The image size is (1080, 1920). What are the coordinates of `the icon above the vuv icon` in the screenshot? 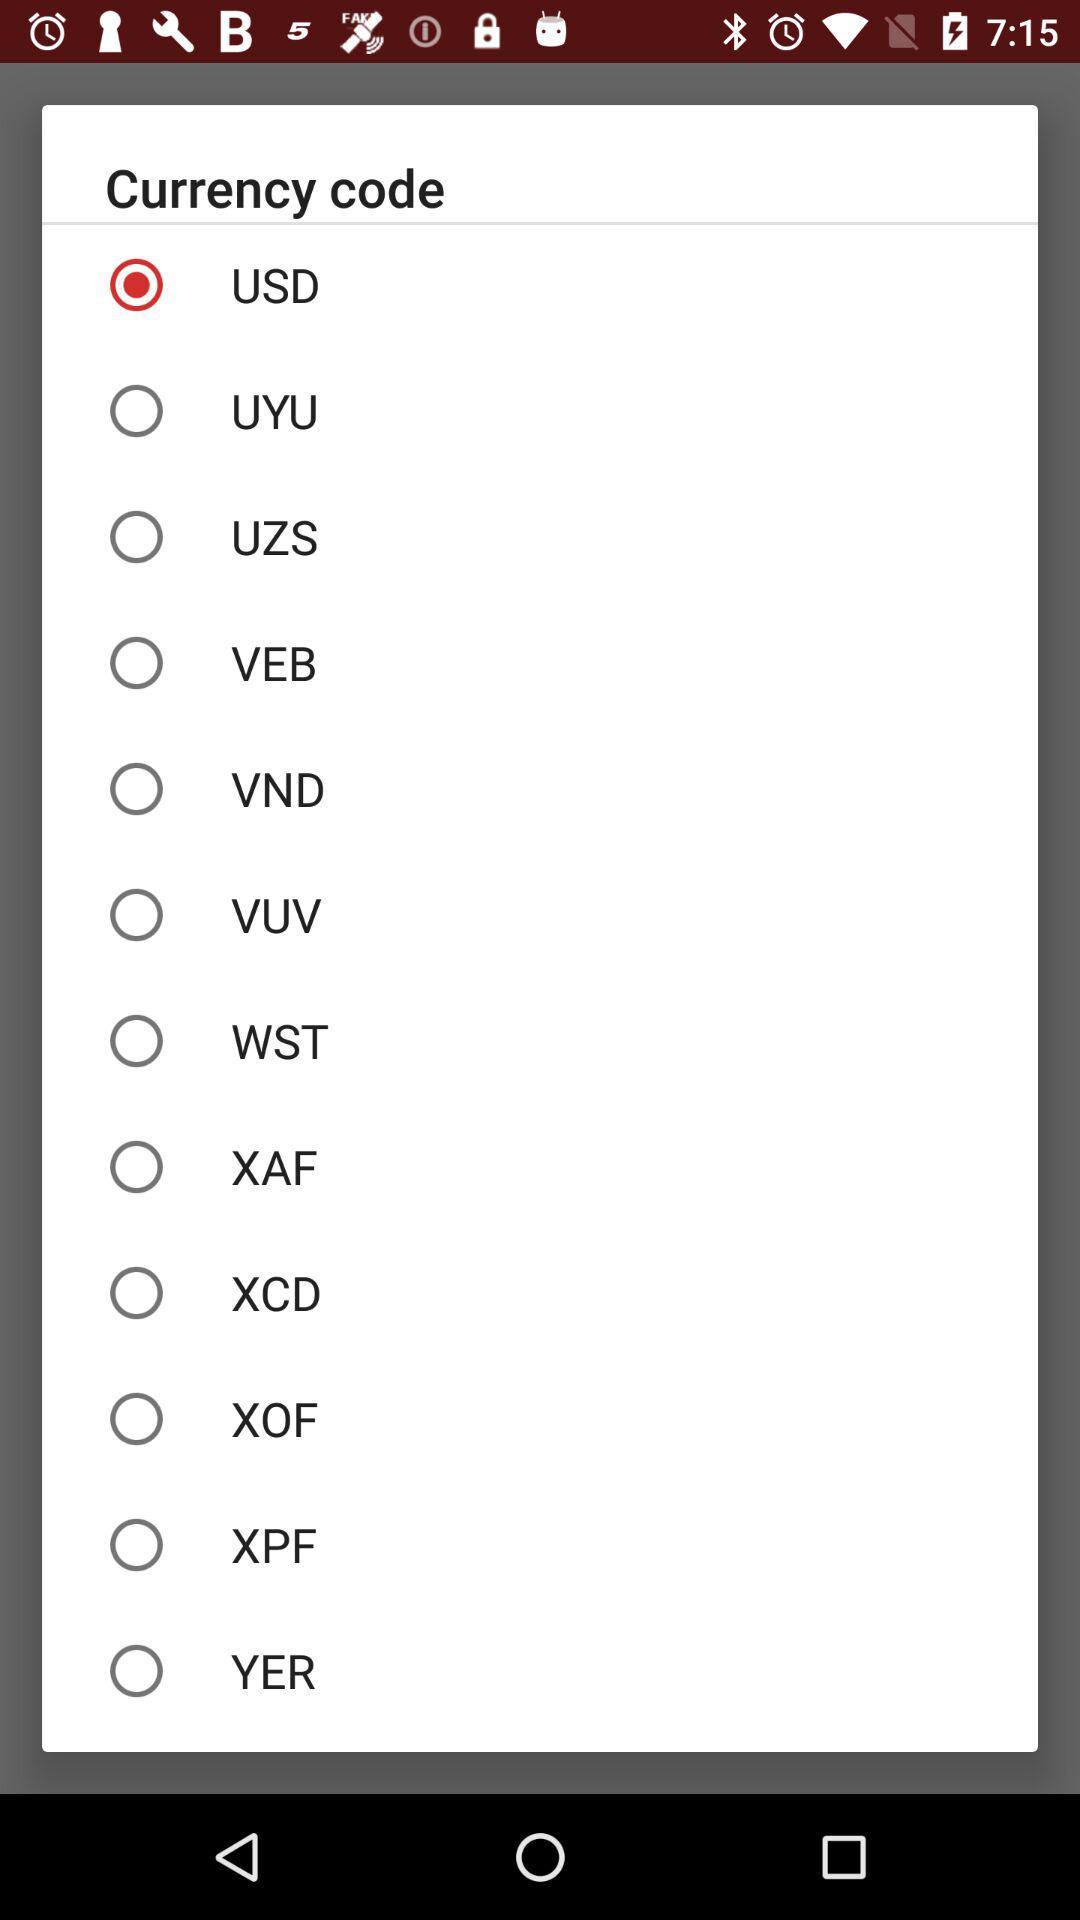 It's located at (540, 787).